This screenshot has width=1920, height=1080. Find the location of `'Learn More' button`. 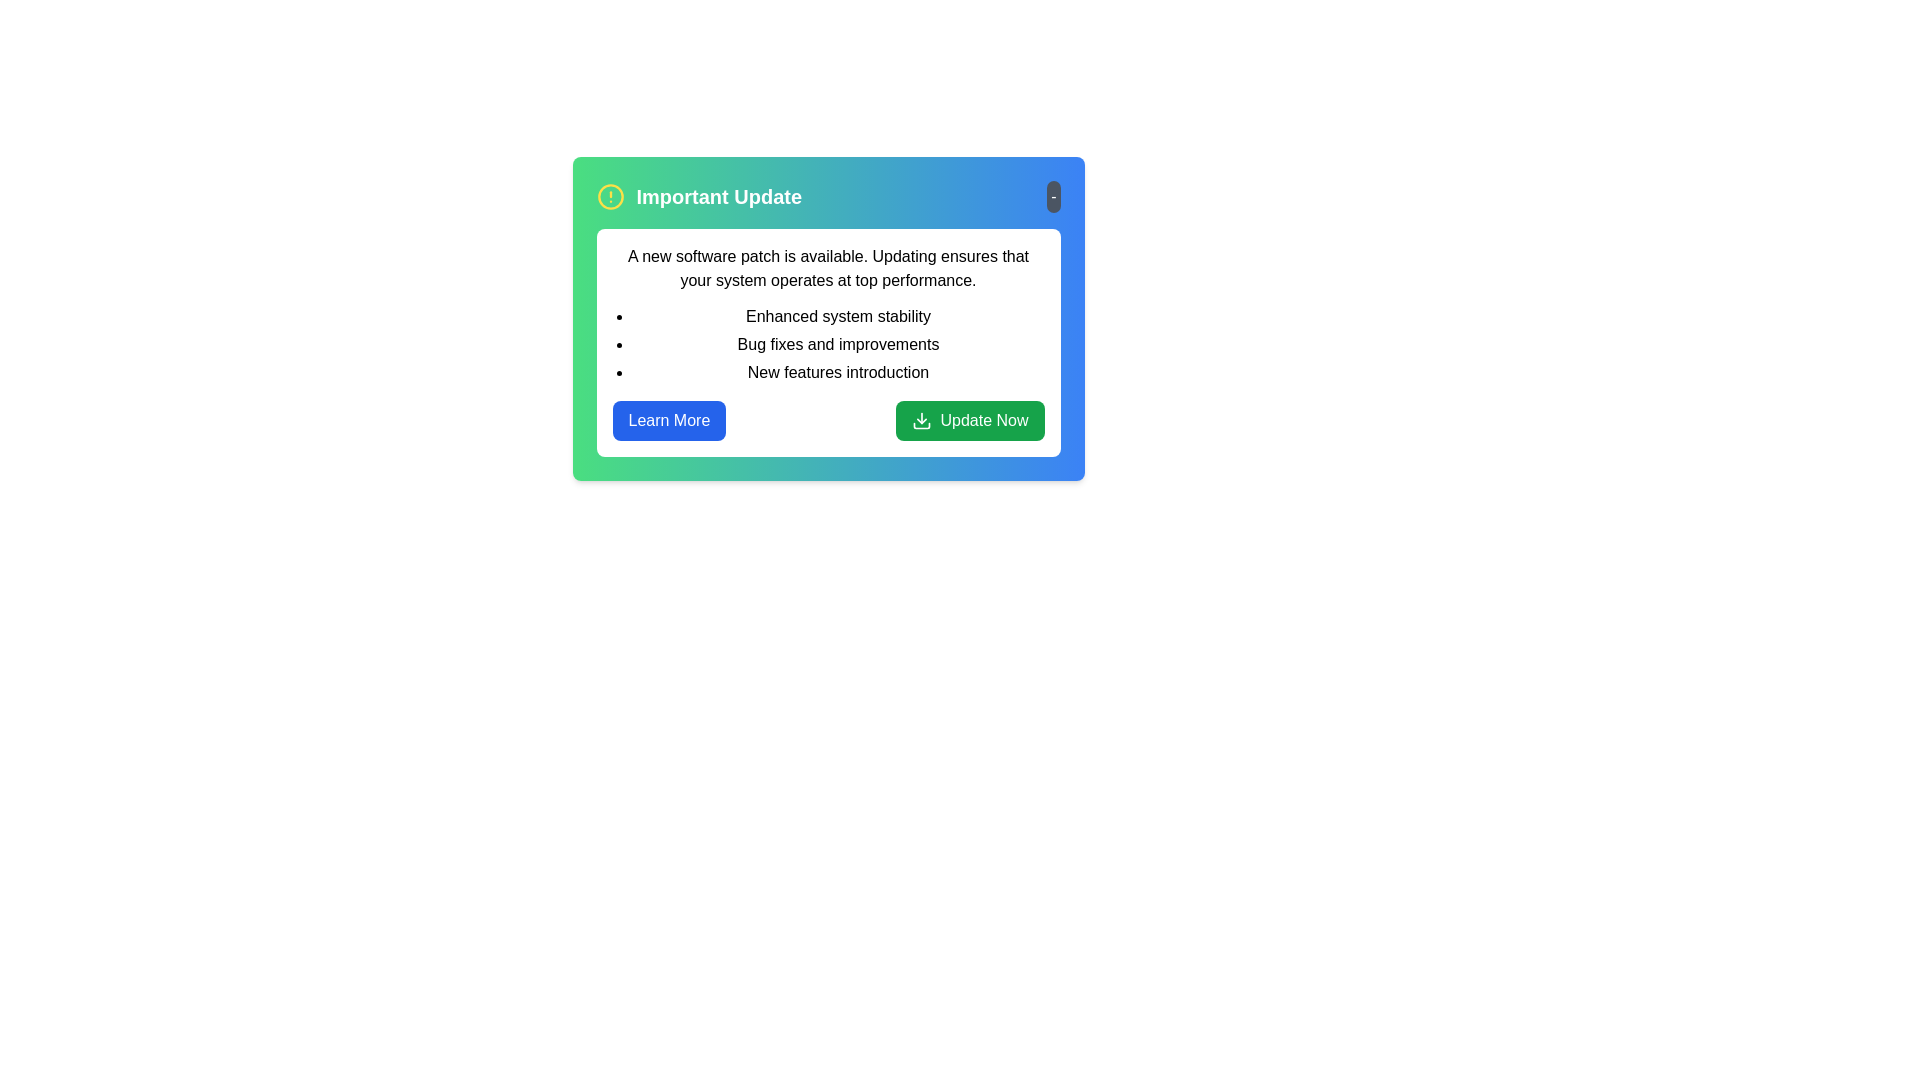

'Learn More' button is located at coordinates (668, 419).